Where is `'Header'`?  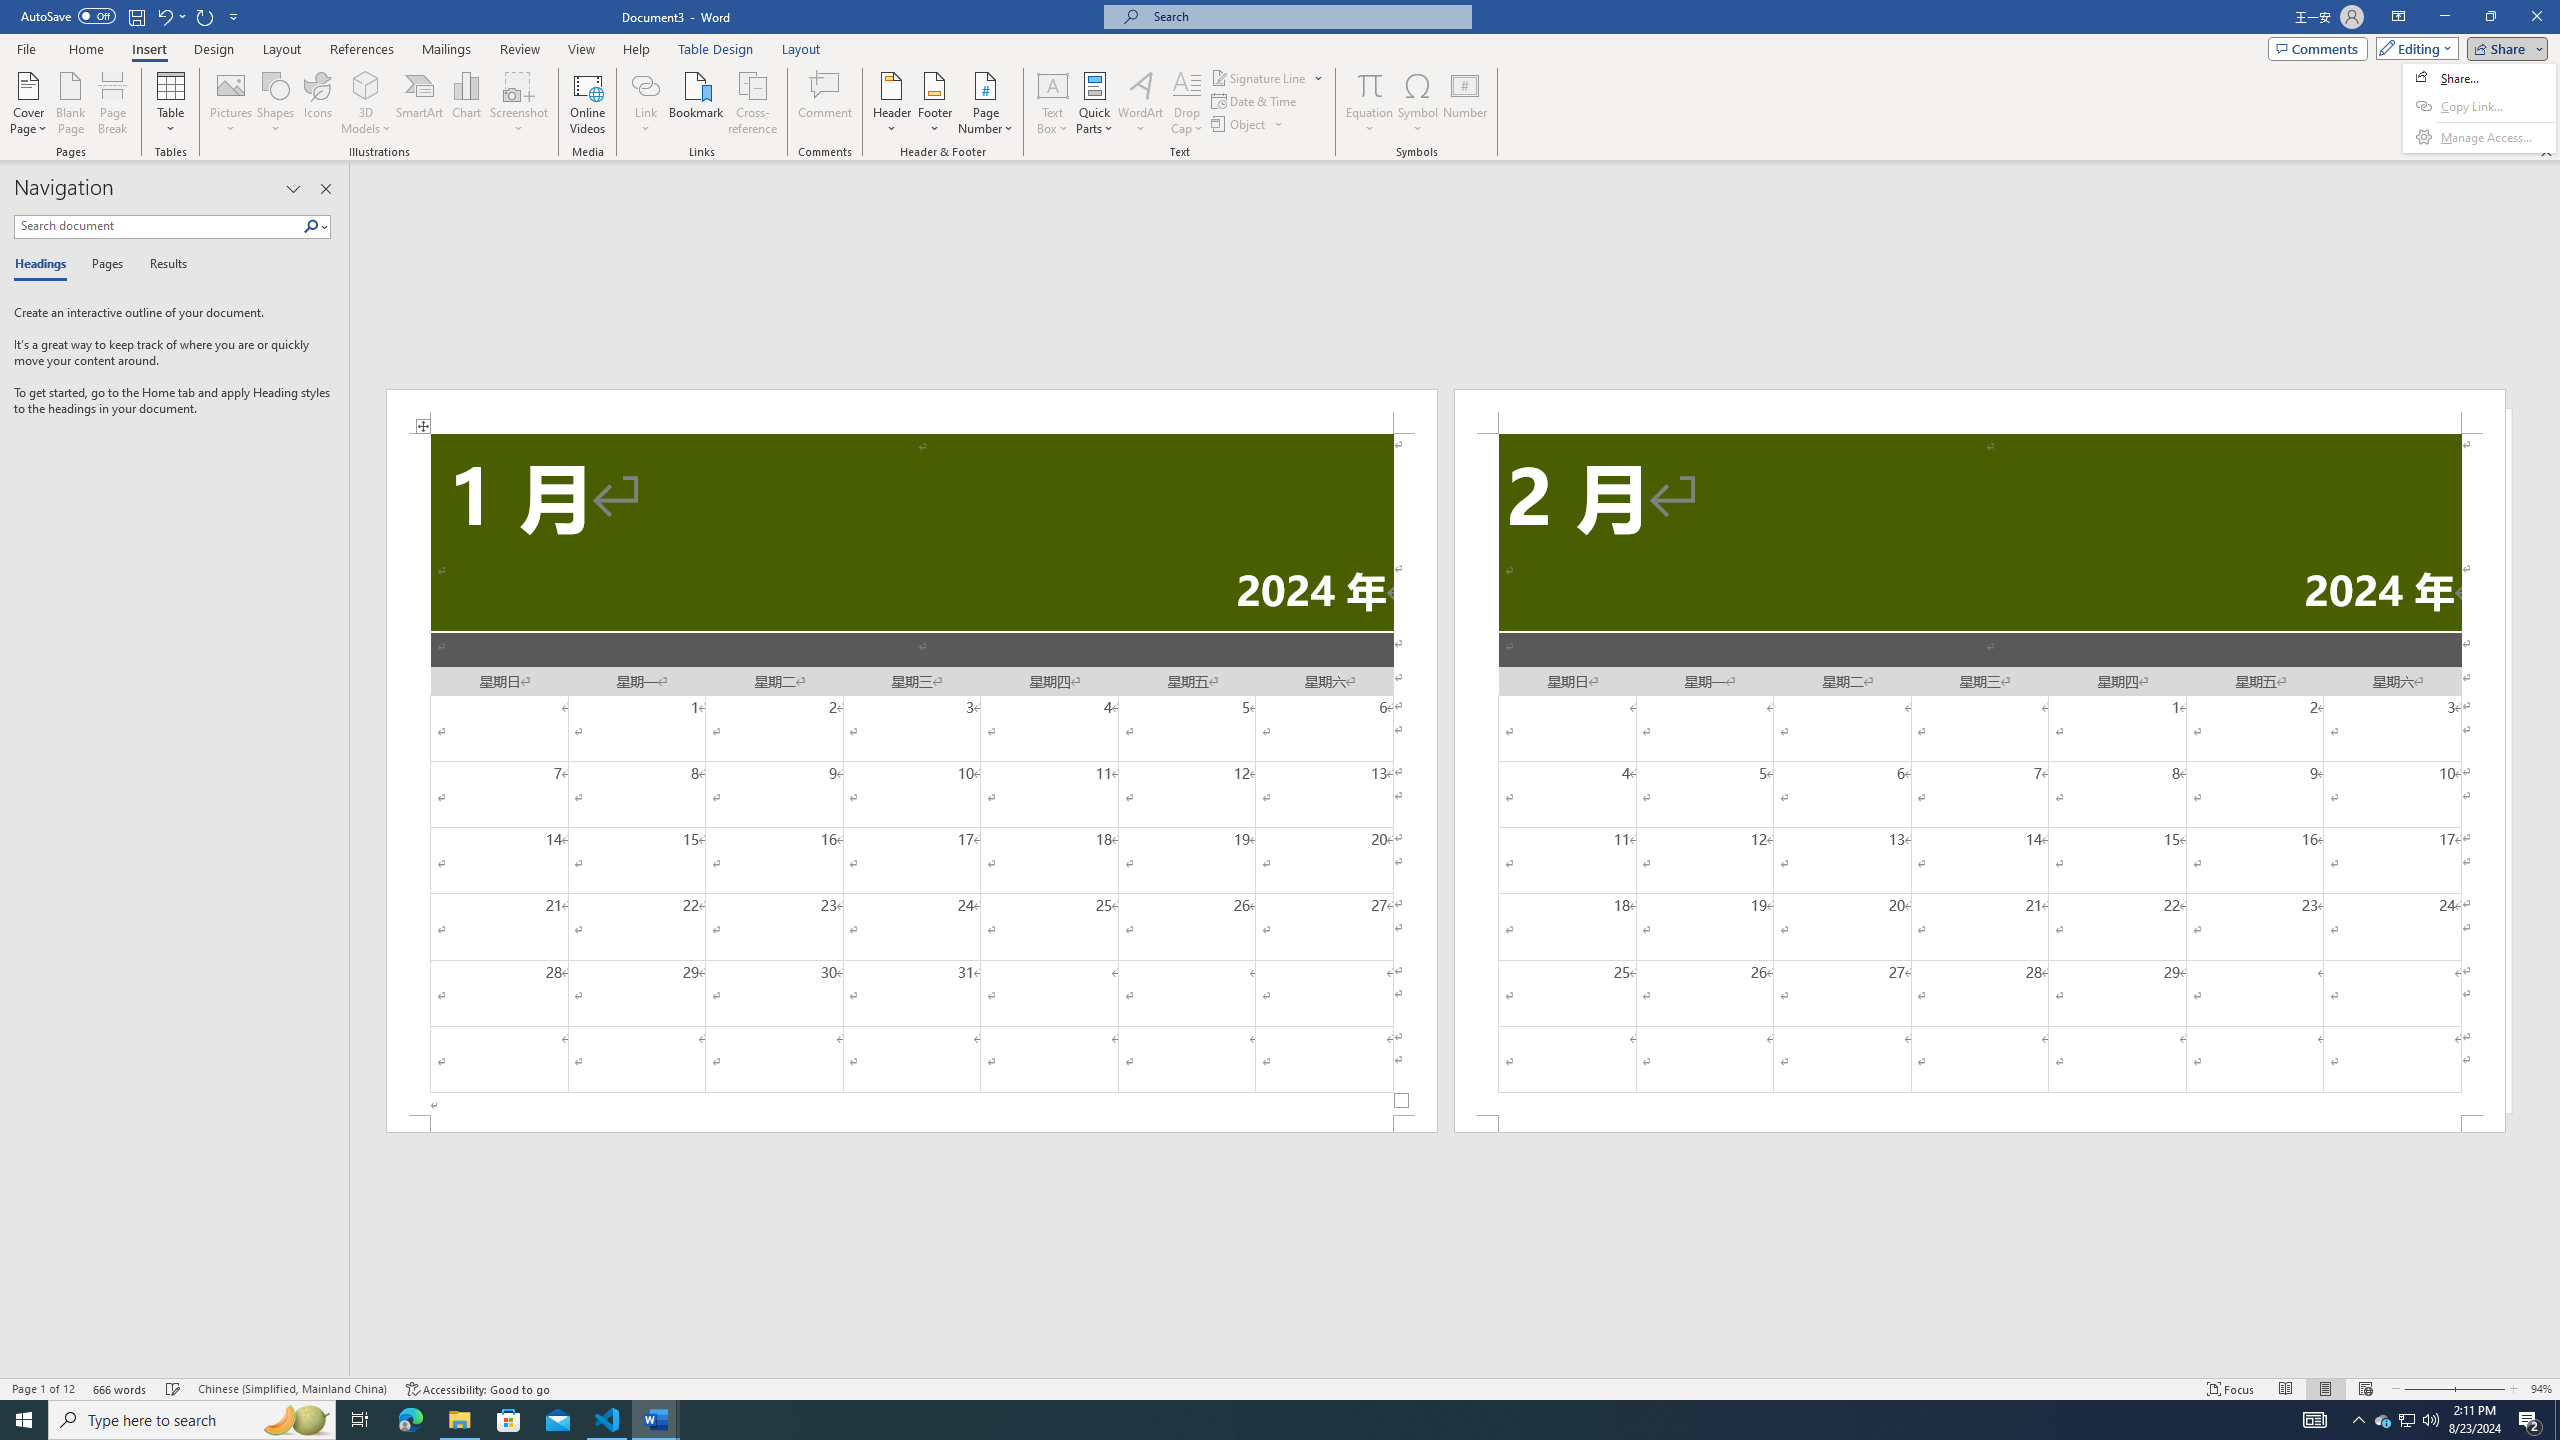
'Header' is located at coordinates (892, 103).